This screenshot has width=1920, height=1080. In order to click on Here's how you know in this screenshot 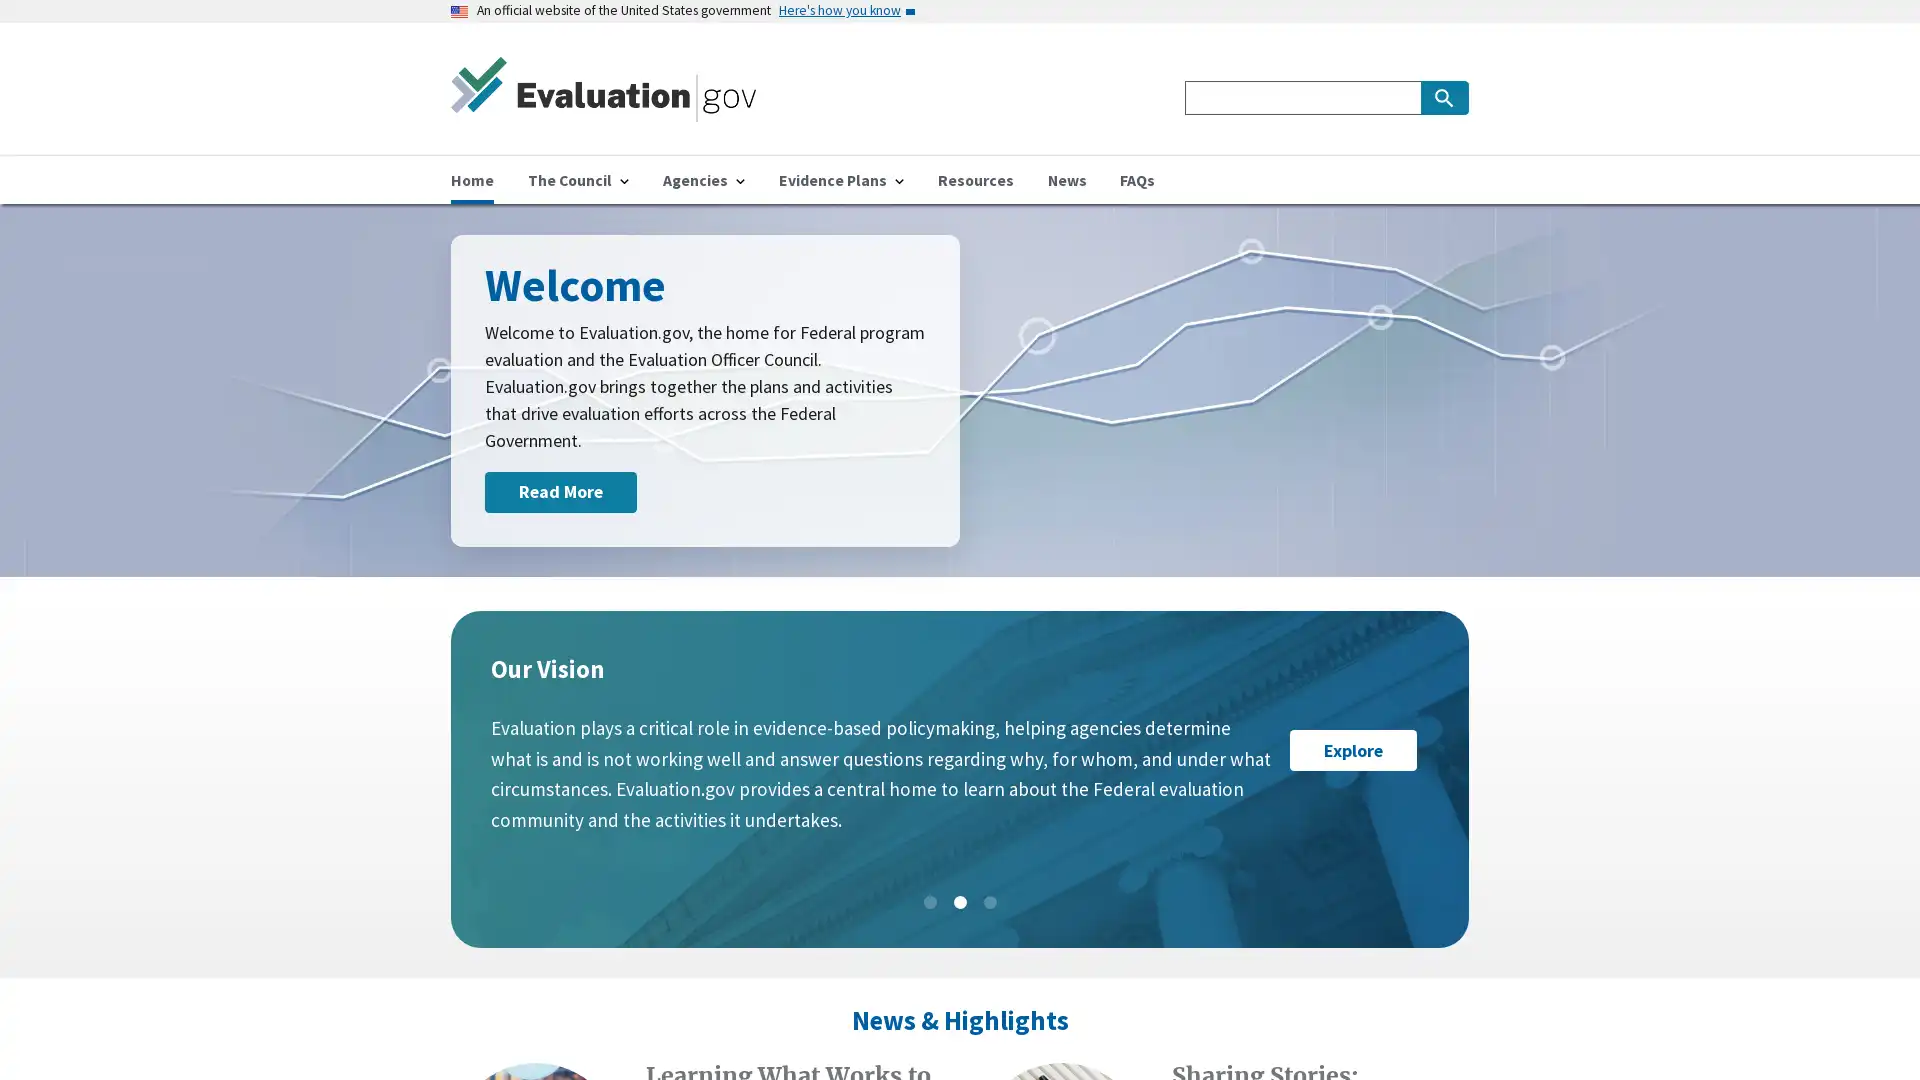, I will do `click(846, 11)`.